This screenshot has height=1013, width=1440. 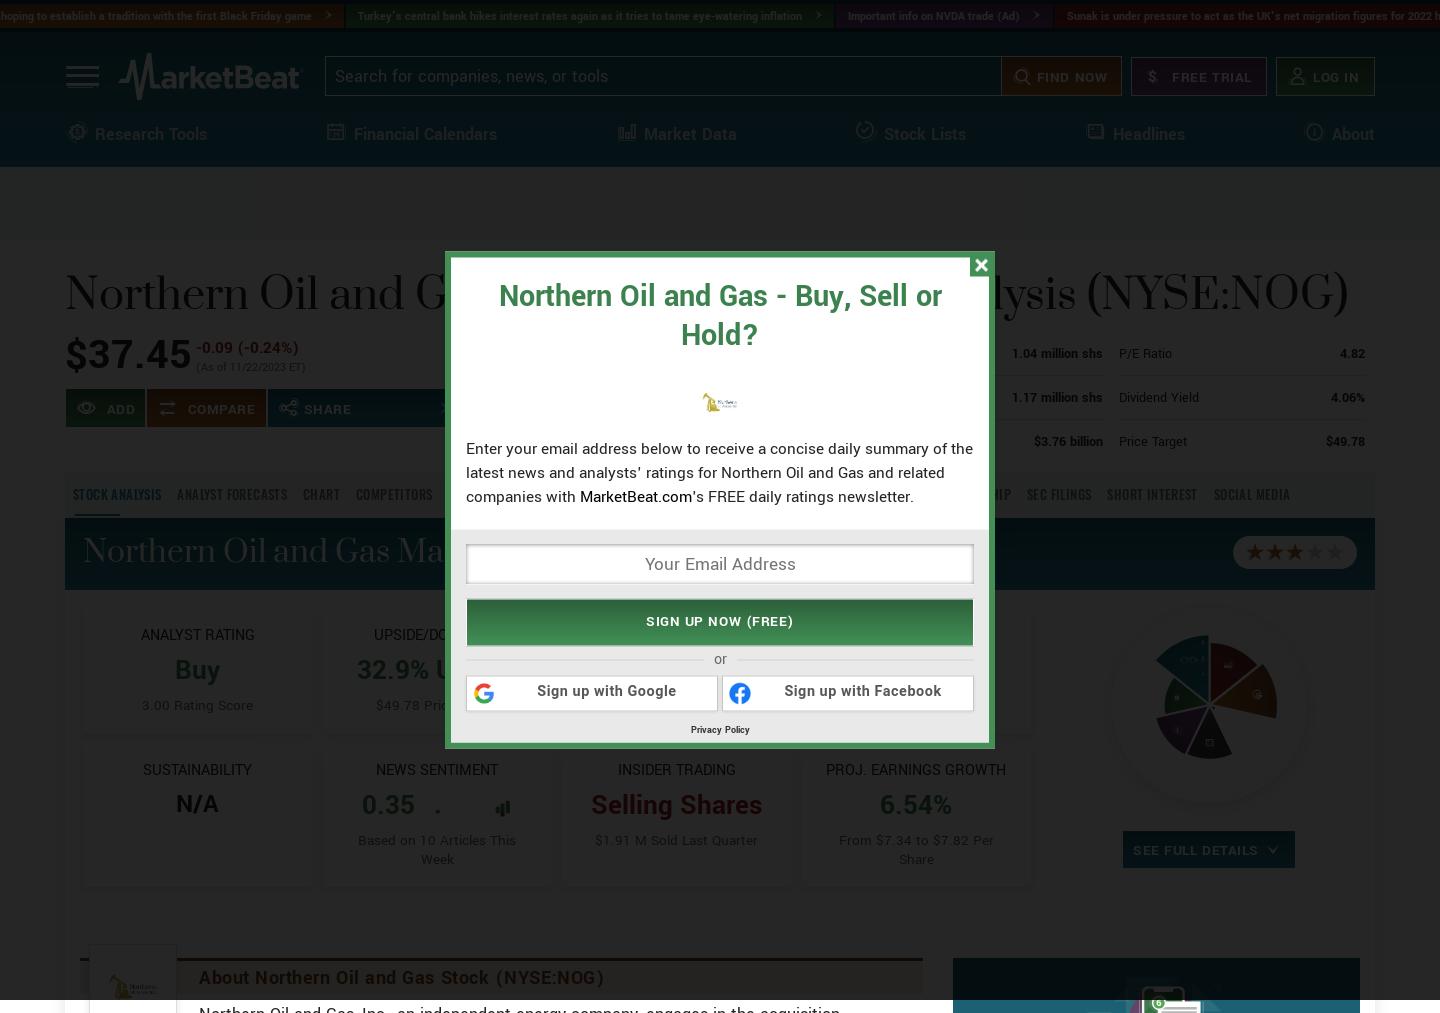 I want to click on '$43.64', so click(x=799, y=513).